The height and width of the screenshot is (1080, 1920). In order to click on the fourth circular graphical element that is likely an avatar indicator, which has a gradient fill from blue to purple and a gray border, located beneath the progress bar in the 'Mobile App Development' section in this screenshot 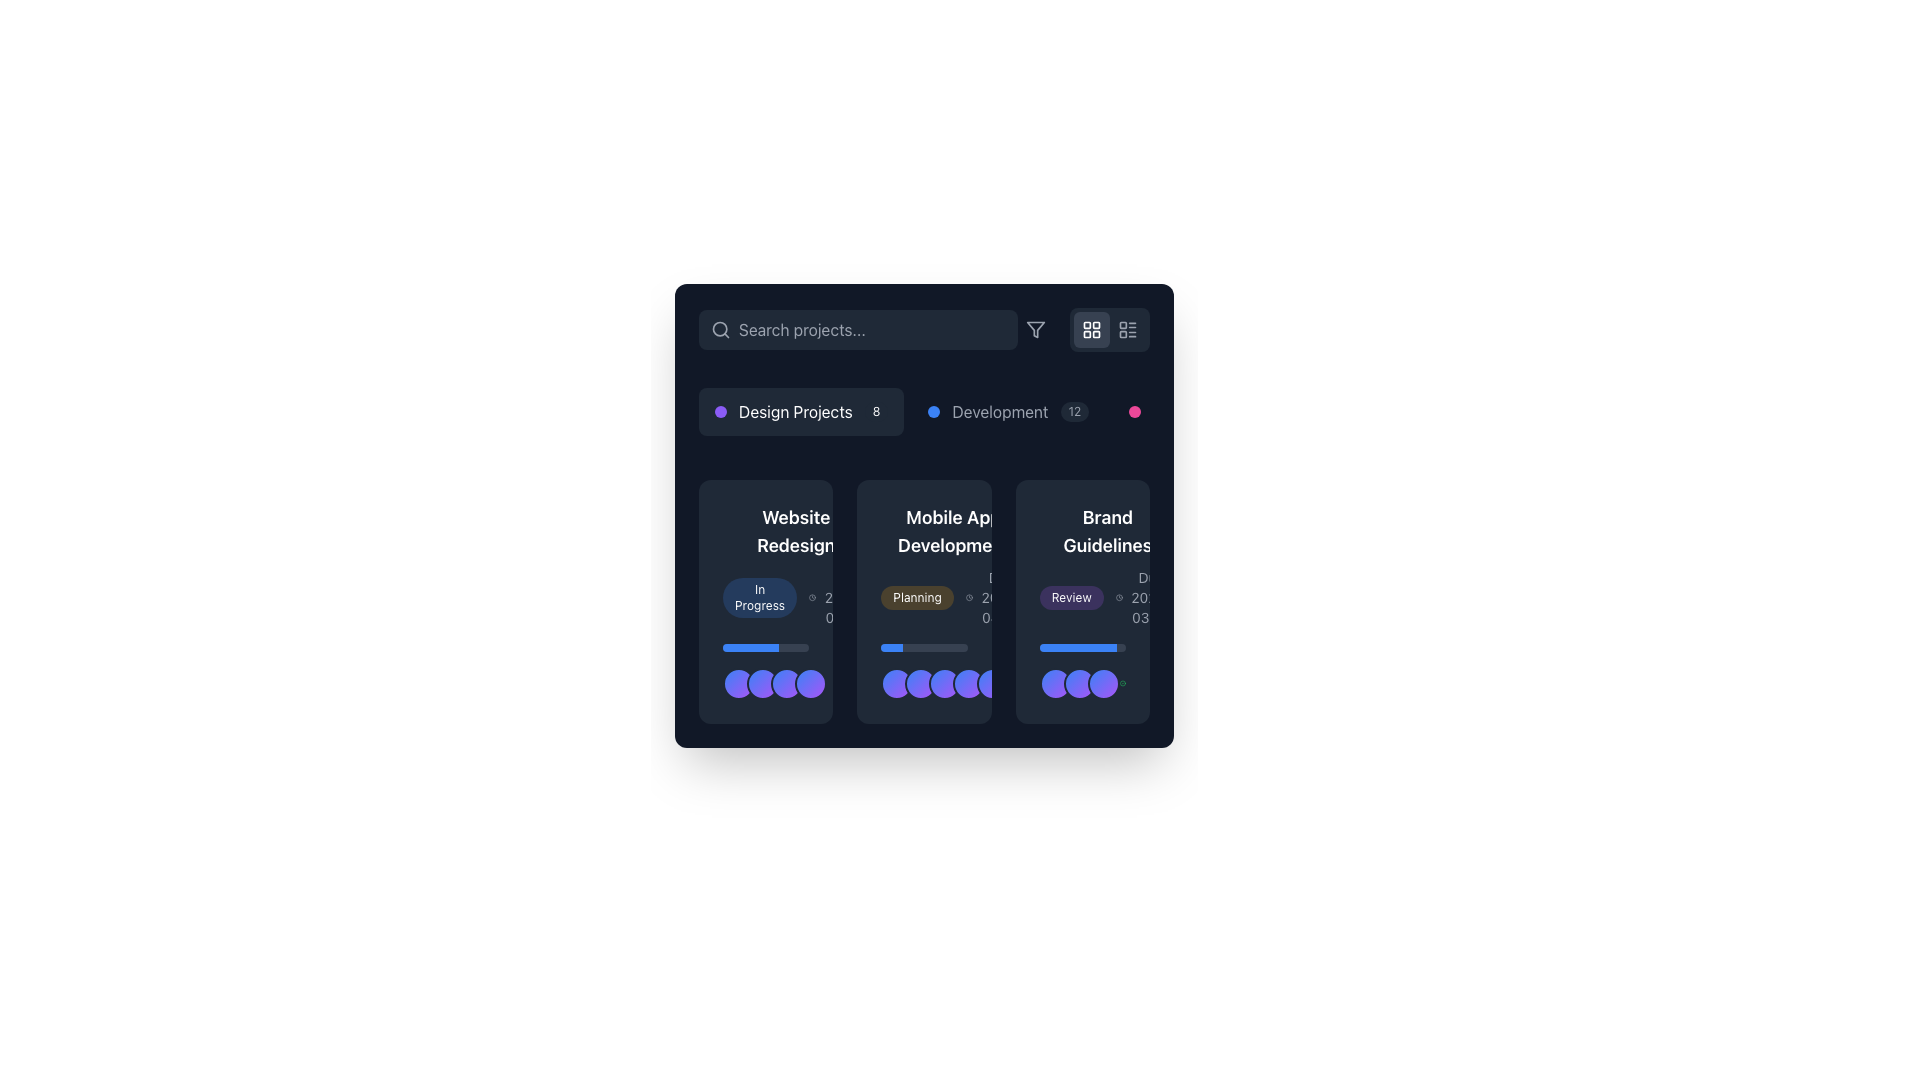, I will do `click(969, 682)`.